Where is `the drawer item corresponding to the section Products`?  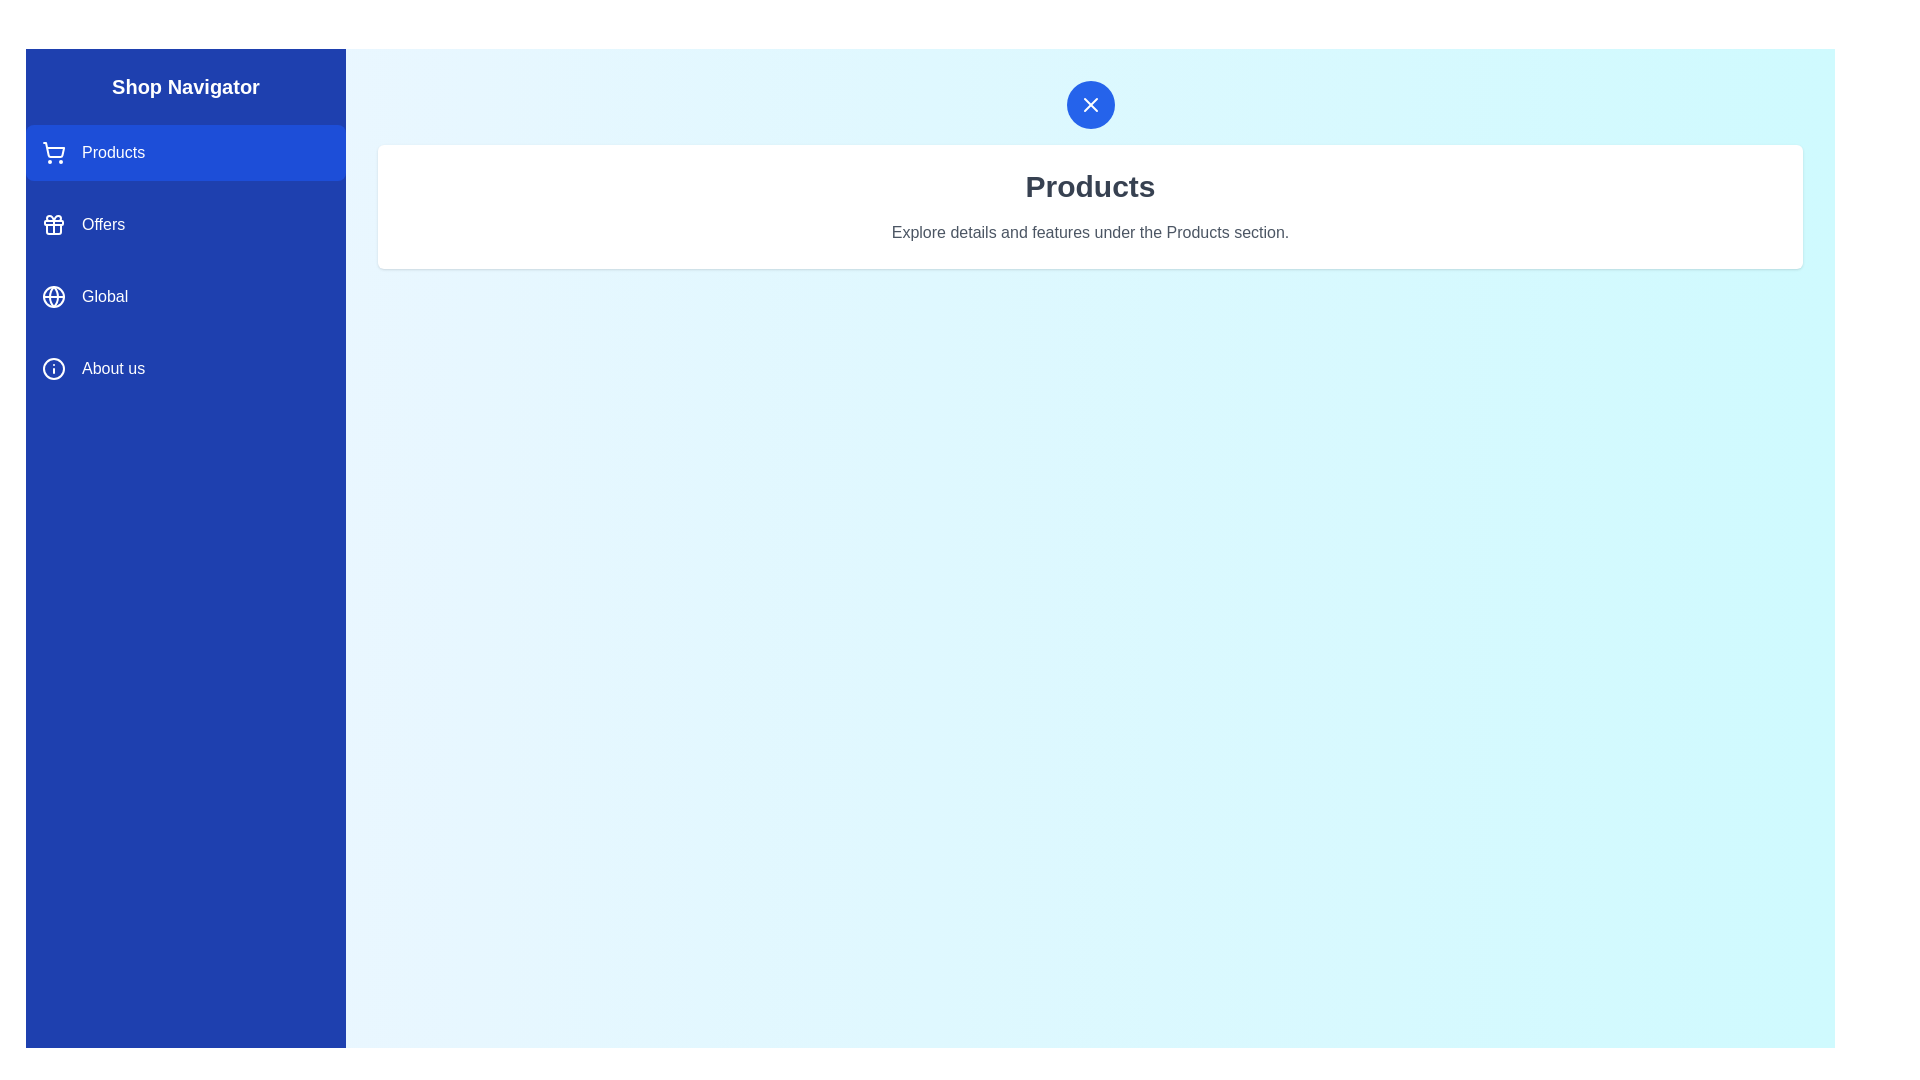 the drawer item corresponding to the section Products is located at coordinates (186, 152).